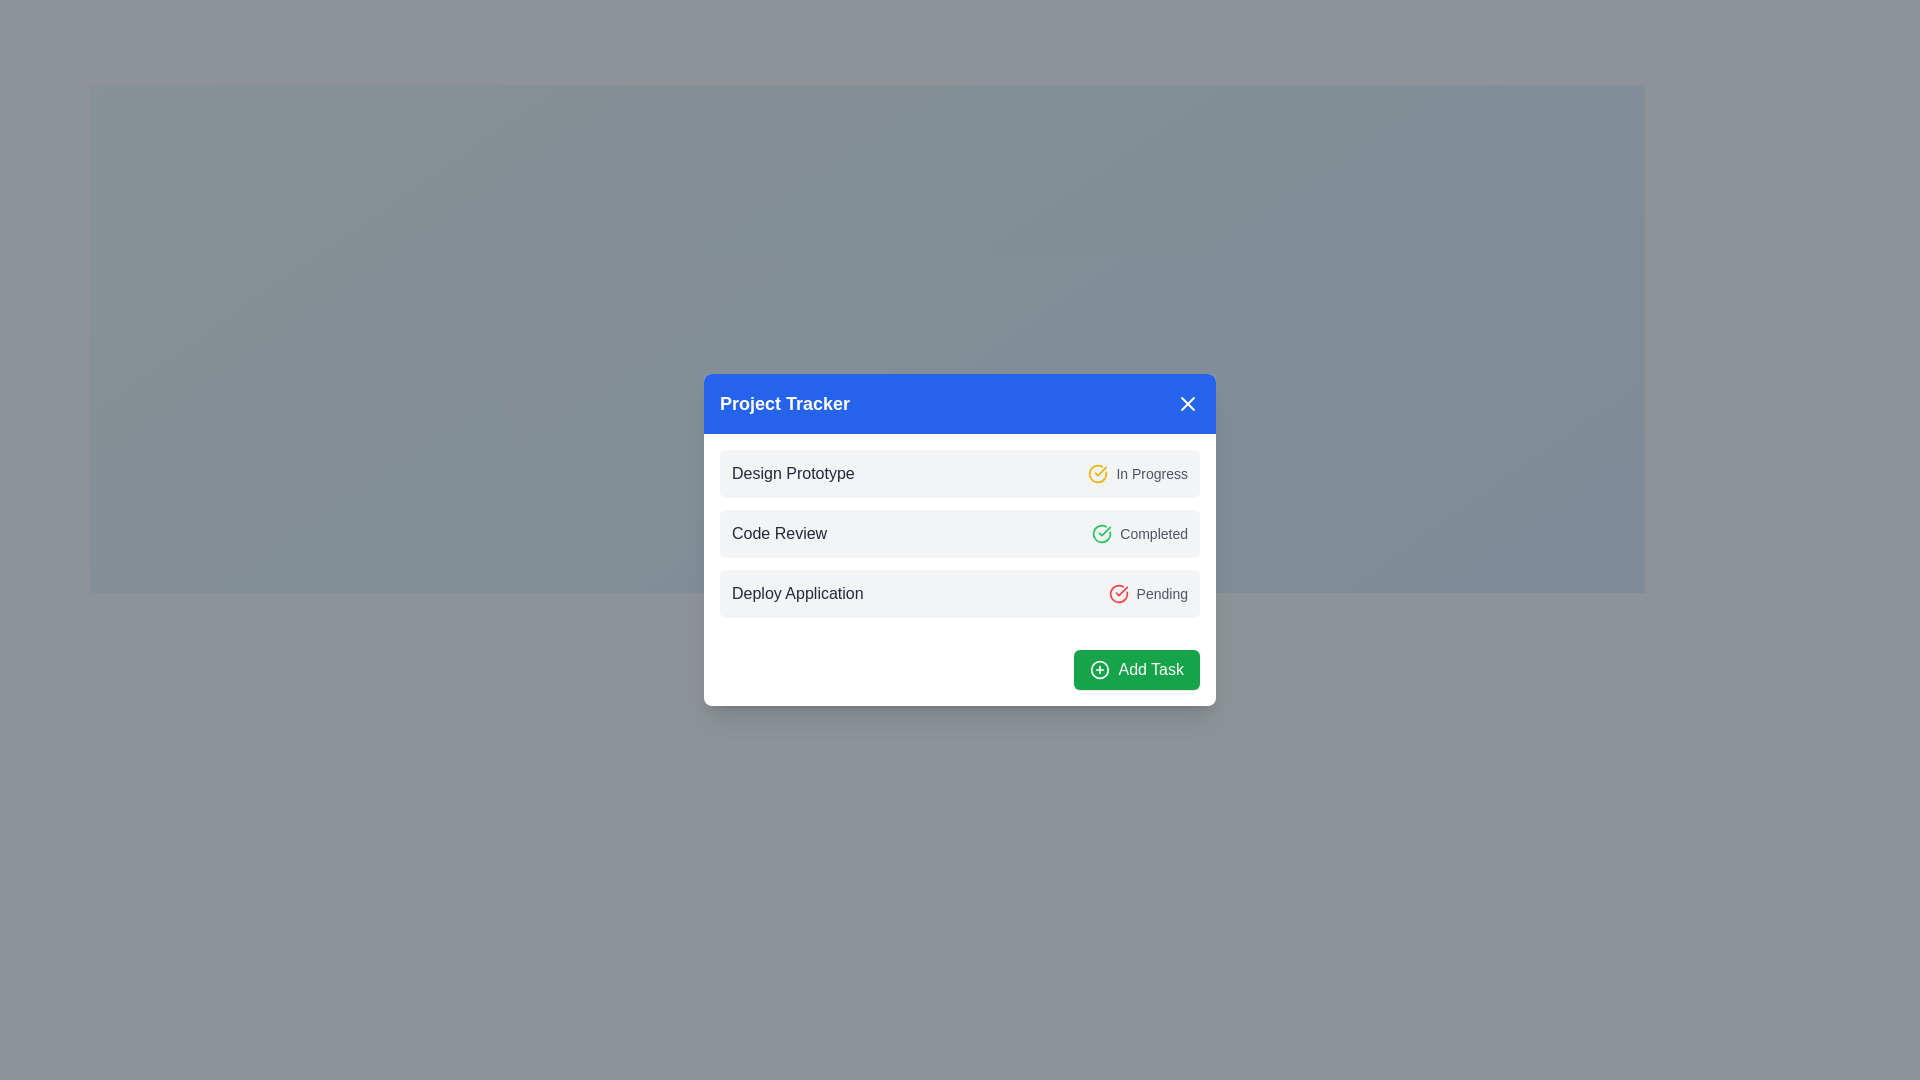  I want to click on the circular green icon with a checkmark located next to the 'Code Review' text in the 'Completed' section, so click(1101, 532).